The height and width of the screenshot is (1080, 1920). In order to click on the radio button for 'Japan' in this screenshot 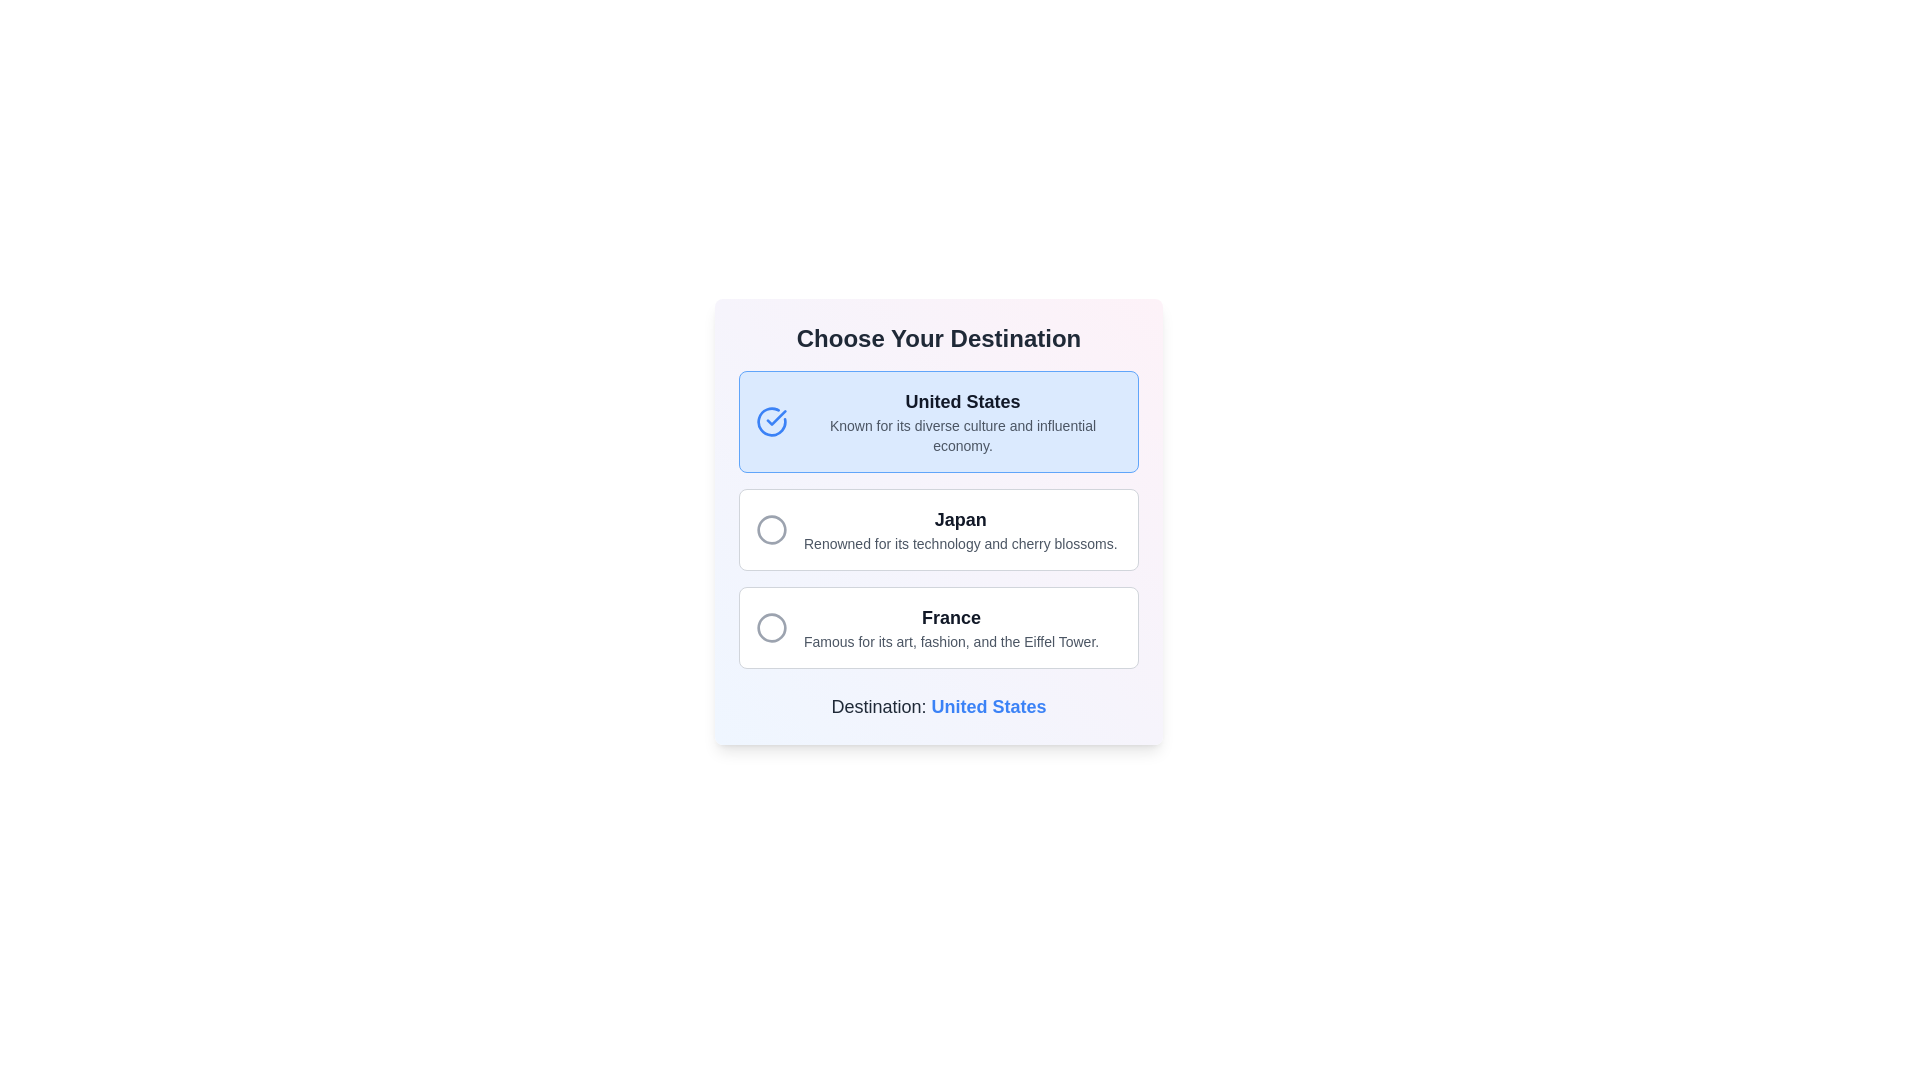, I will do `click(771, 528)`.